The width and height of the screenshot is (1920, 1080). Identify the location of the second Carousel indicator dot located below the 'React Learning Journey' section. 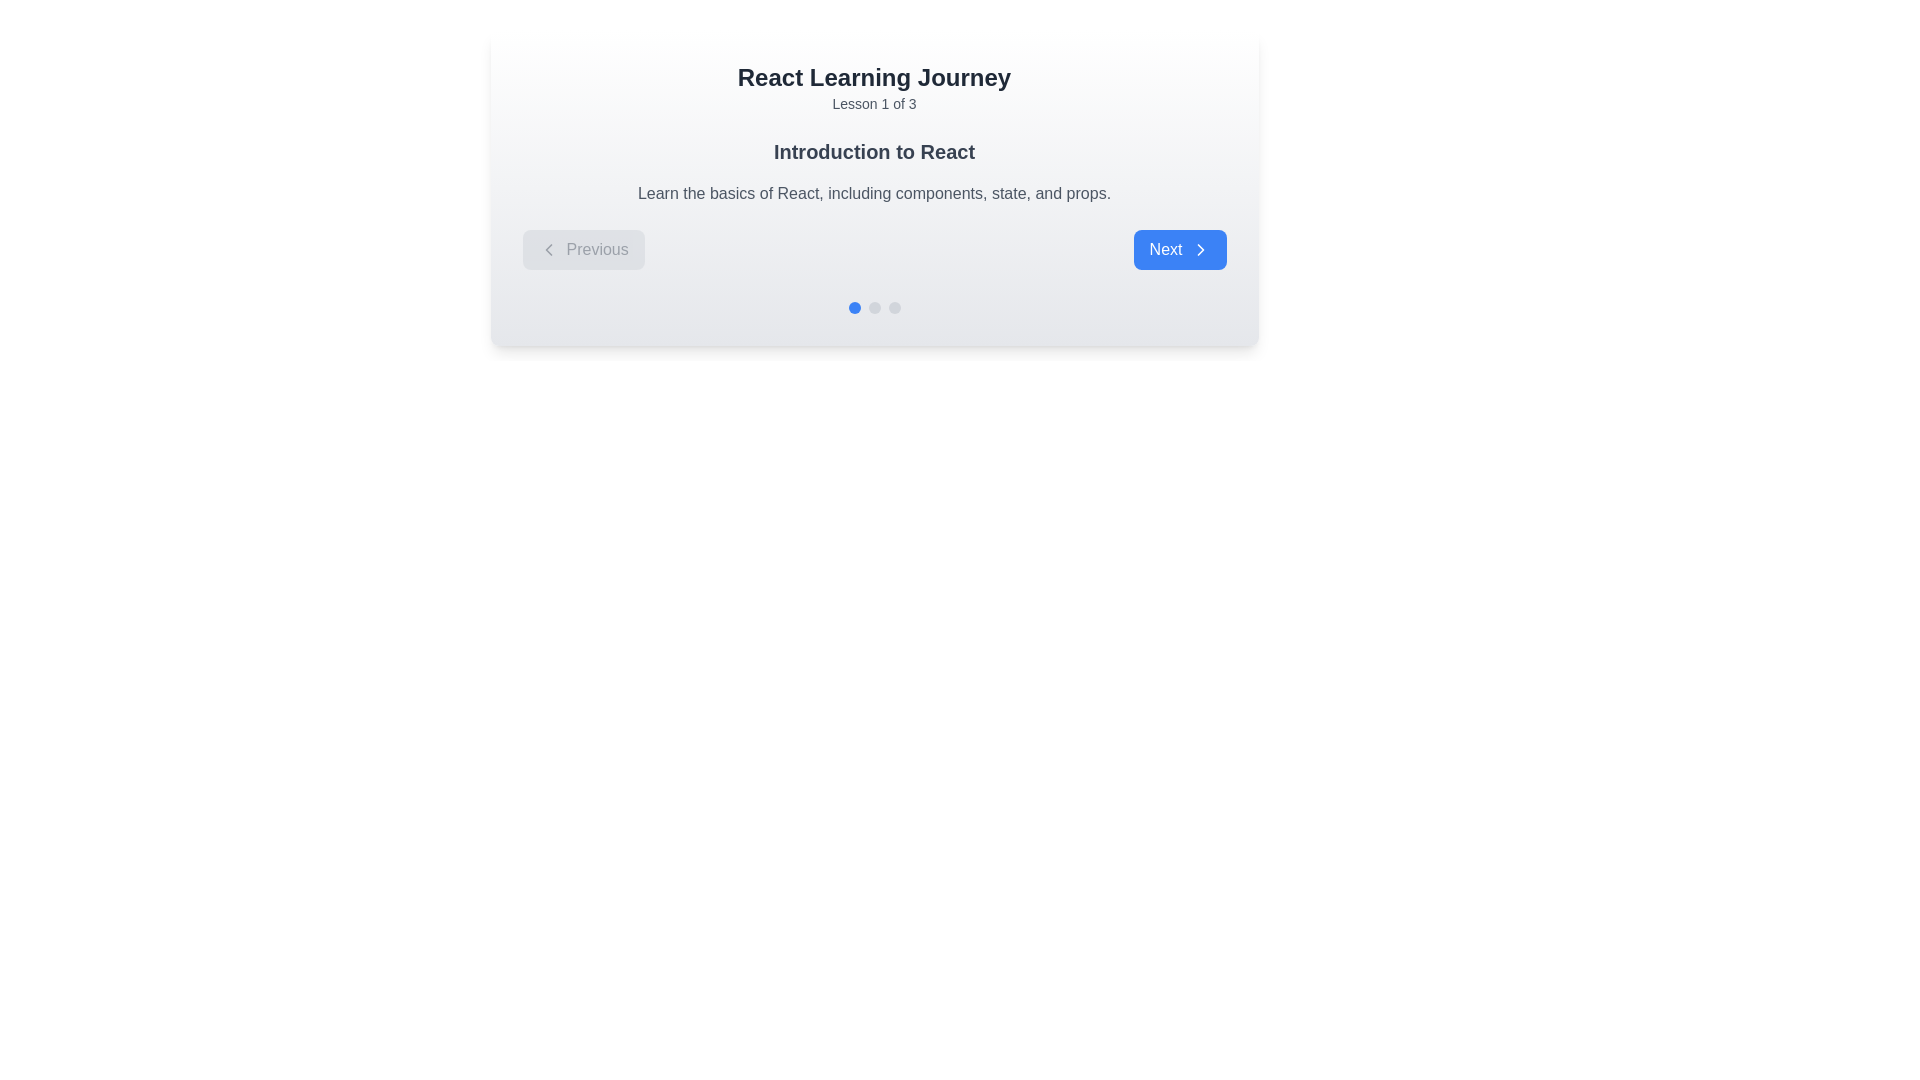
(874, 308).